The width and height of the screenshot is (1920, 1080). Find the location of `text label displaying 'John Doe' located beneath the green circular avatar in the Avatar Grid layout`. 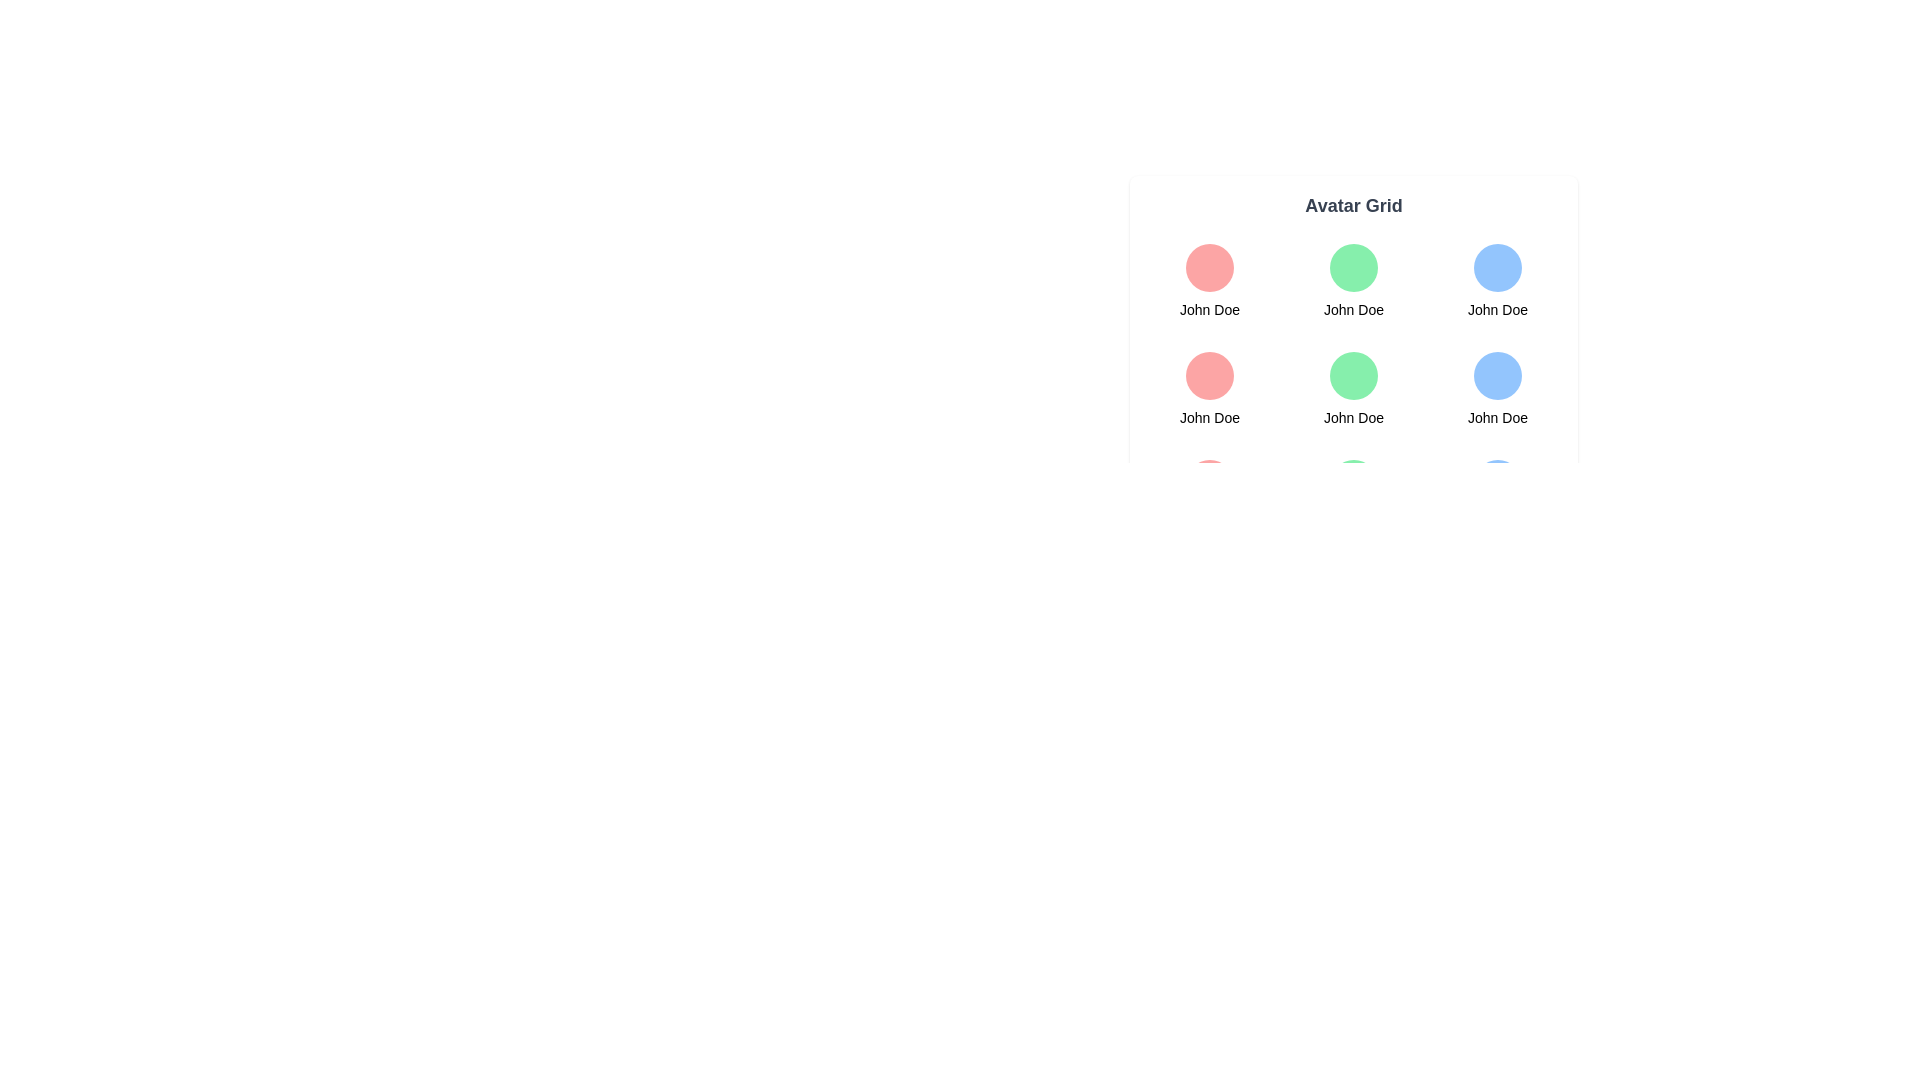

text label displaying 'John Doe' located beneath the green circular avatar in the Avatar Grid layout is located at coordinates (1353, 416).